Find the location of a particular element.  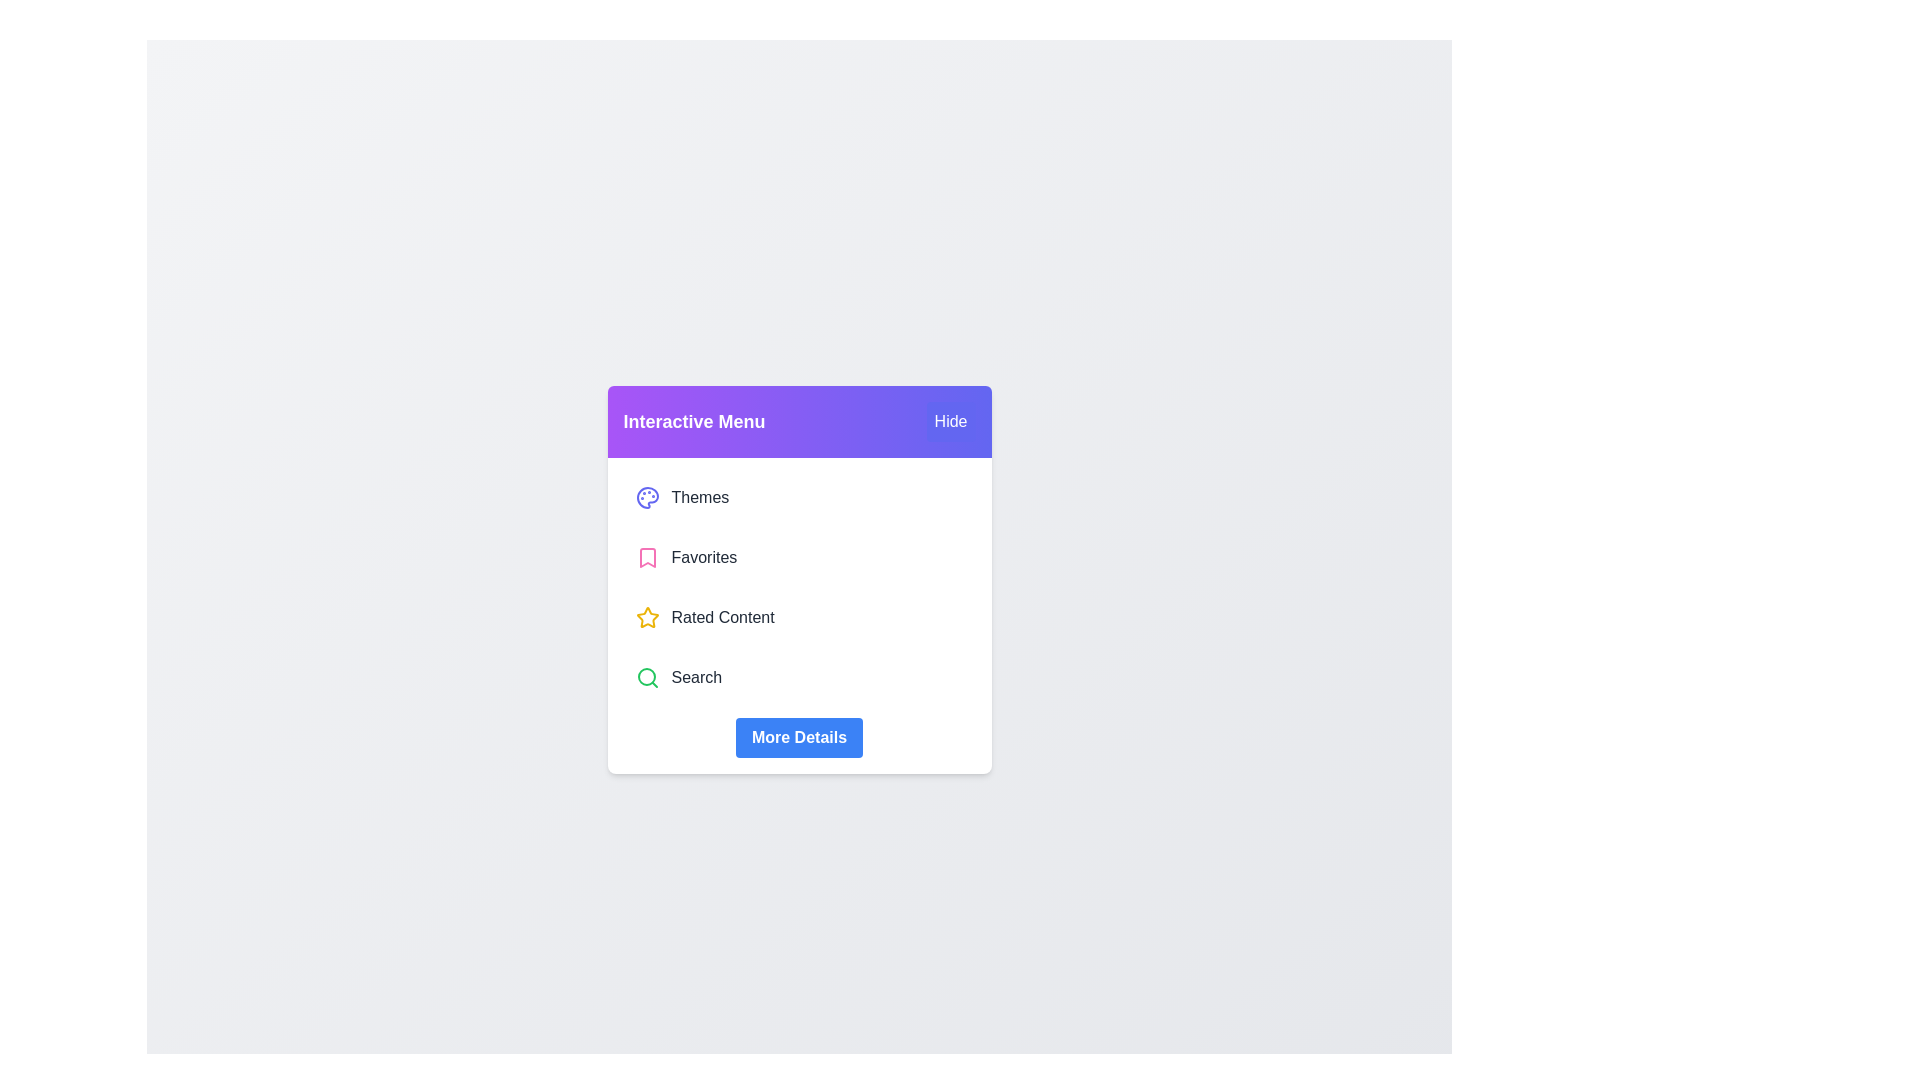

the menu item labeled Search is located at coordinates (798, 677).